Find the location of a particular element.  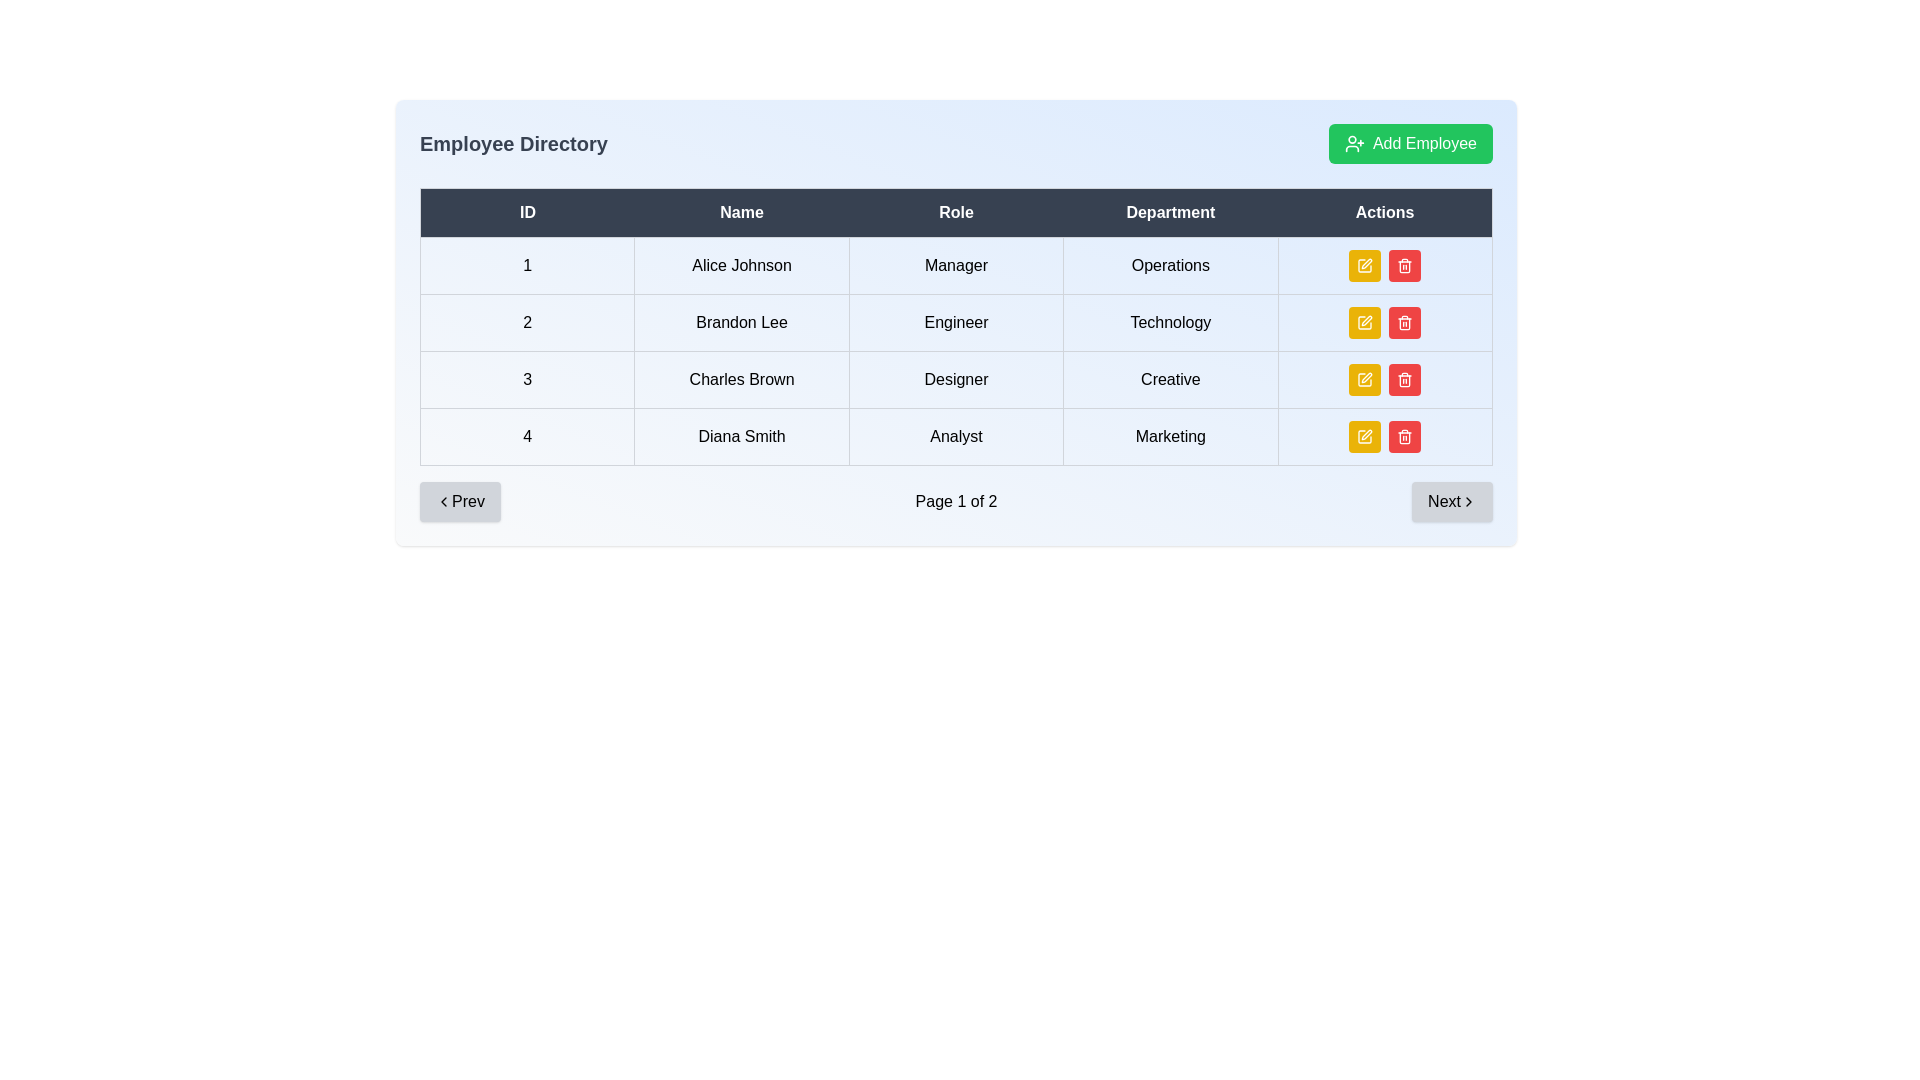

the ID cell for employee 'Charles Brown' located in the third row and first column of the table is located at coordinates (527, 380).